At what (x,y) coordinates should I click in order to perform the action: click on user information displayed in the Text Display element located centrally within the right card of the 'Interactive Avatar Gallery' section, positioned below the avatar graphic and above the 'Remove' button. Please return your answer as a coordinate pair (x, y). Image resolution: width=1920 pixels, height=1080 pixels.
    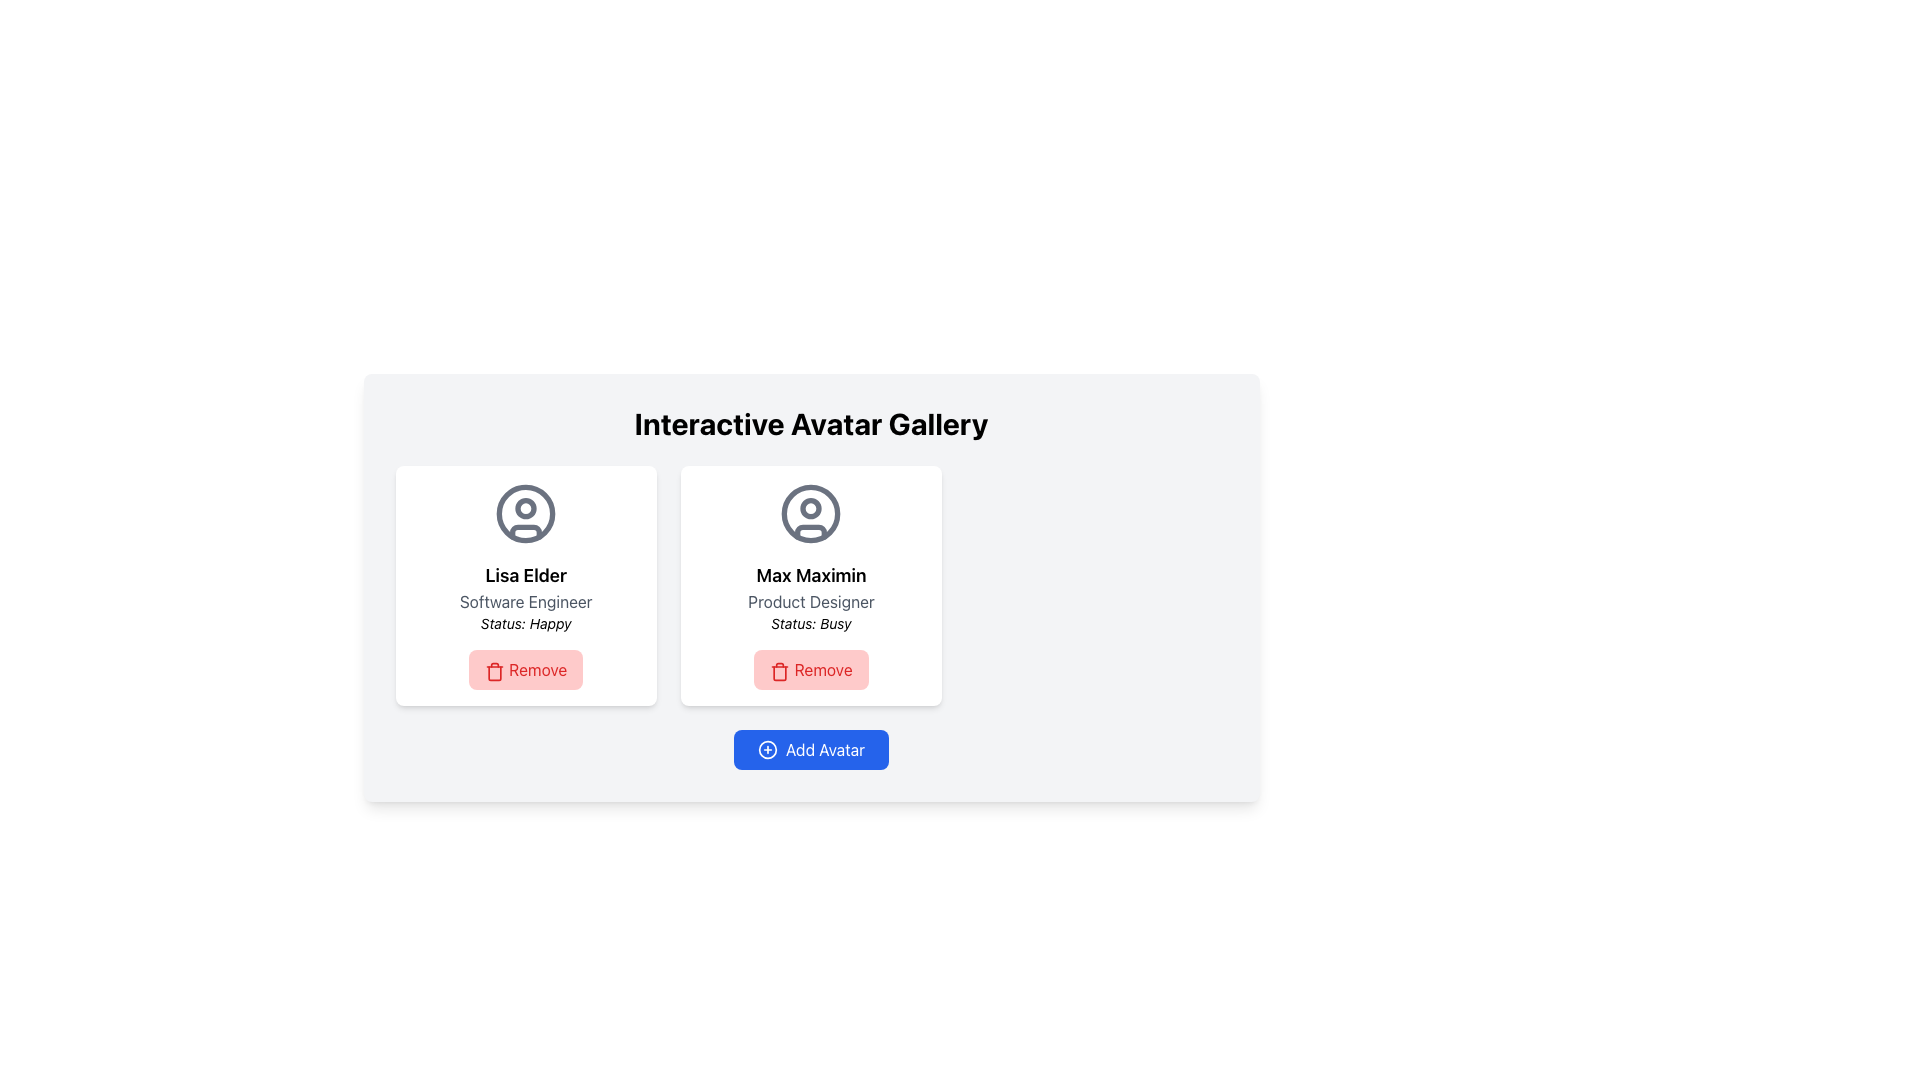
    Looking at the image, I should click on (811, 596).